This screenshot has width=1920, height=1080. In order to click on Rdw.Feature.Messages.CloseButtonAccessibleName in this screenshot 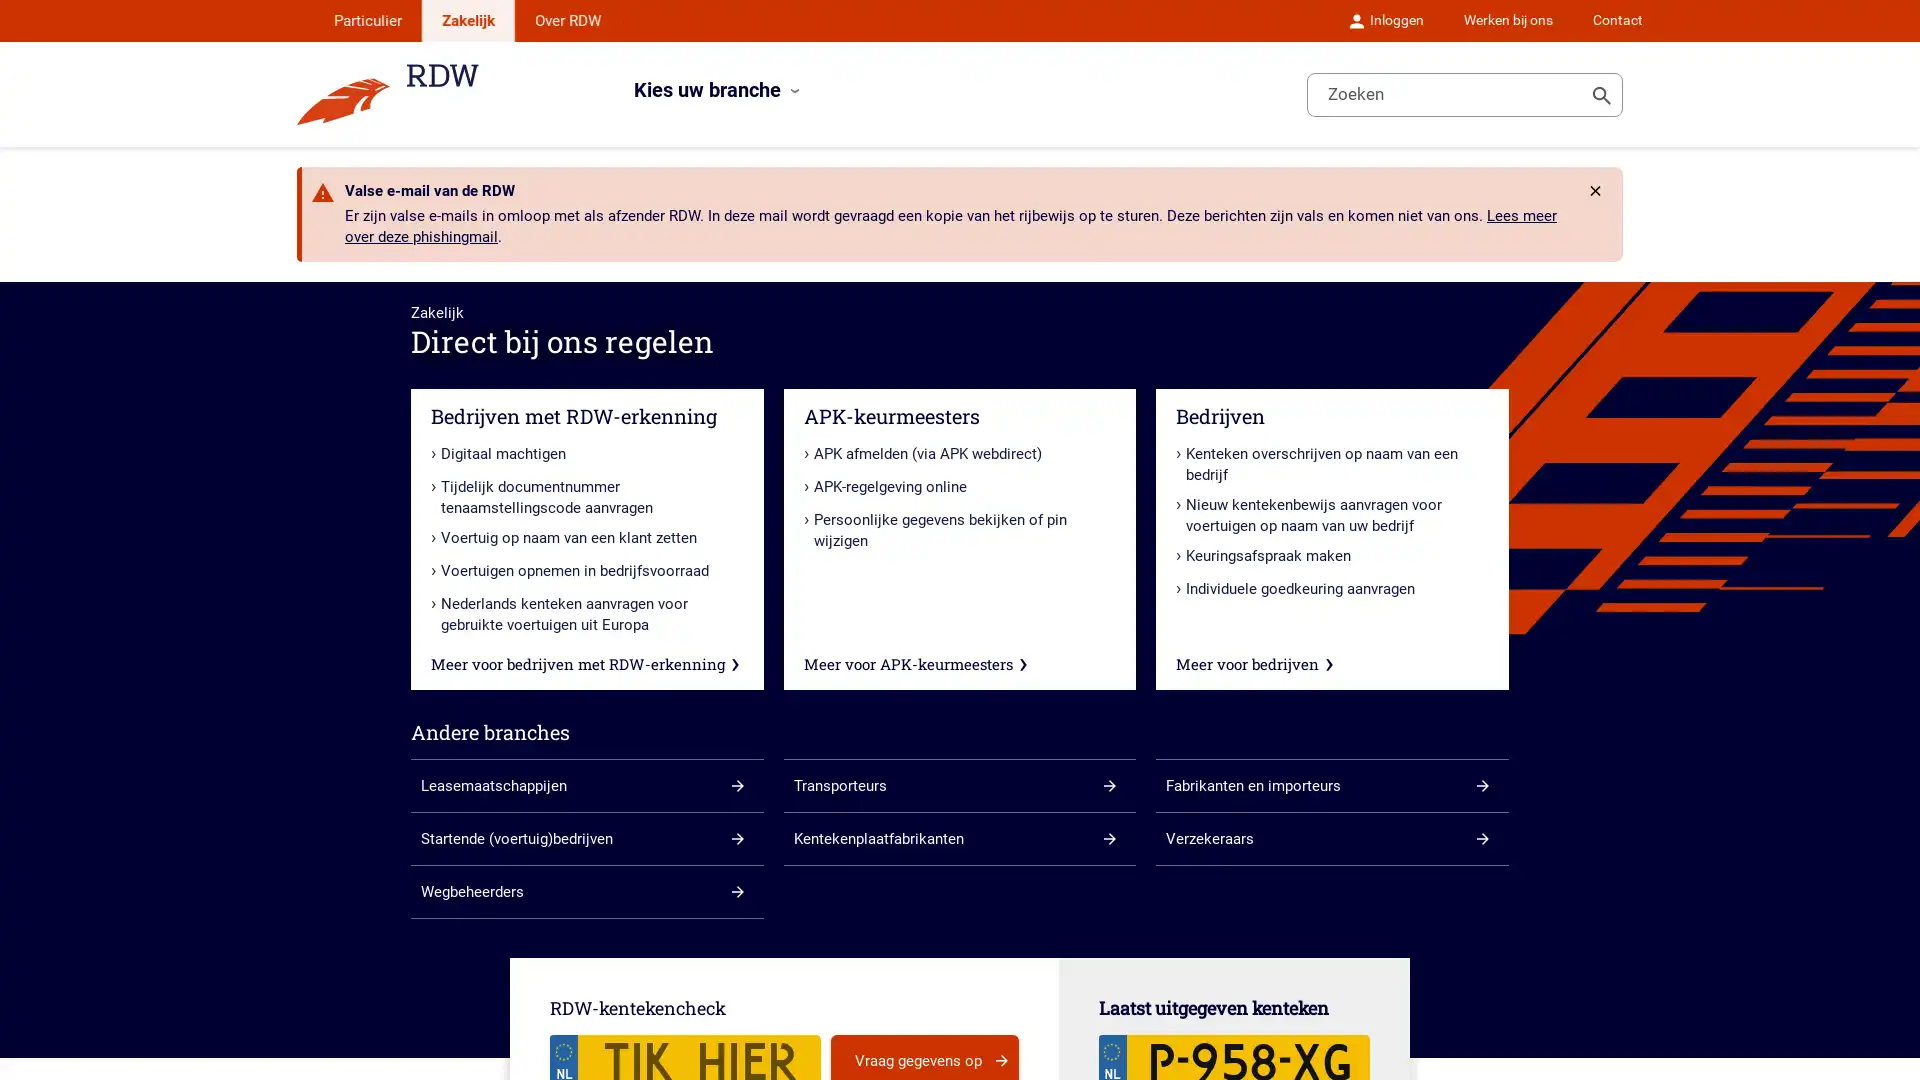, I will do `click(1594, 191)`.